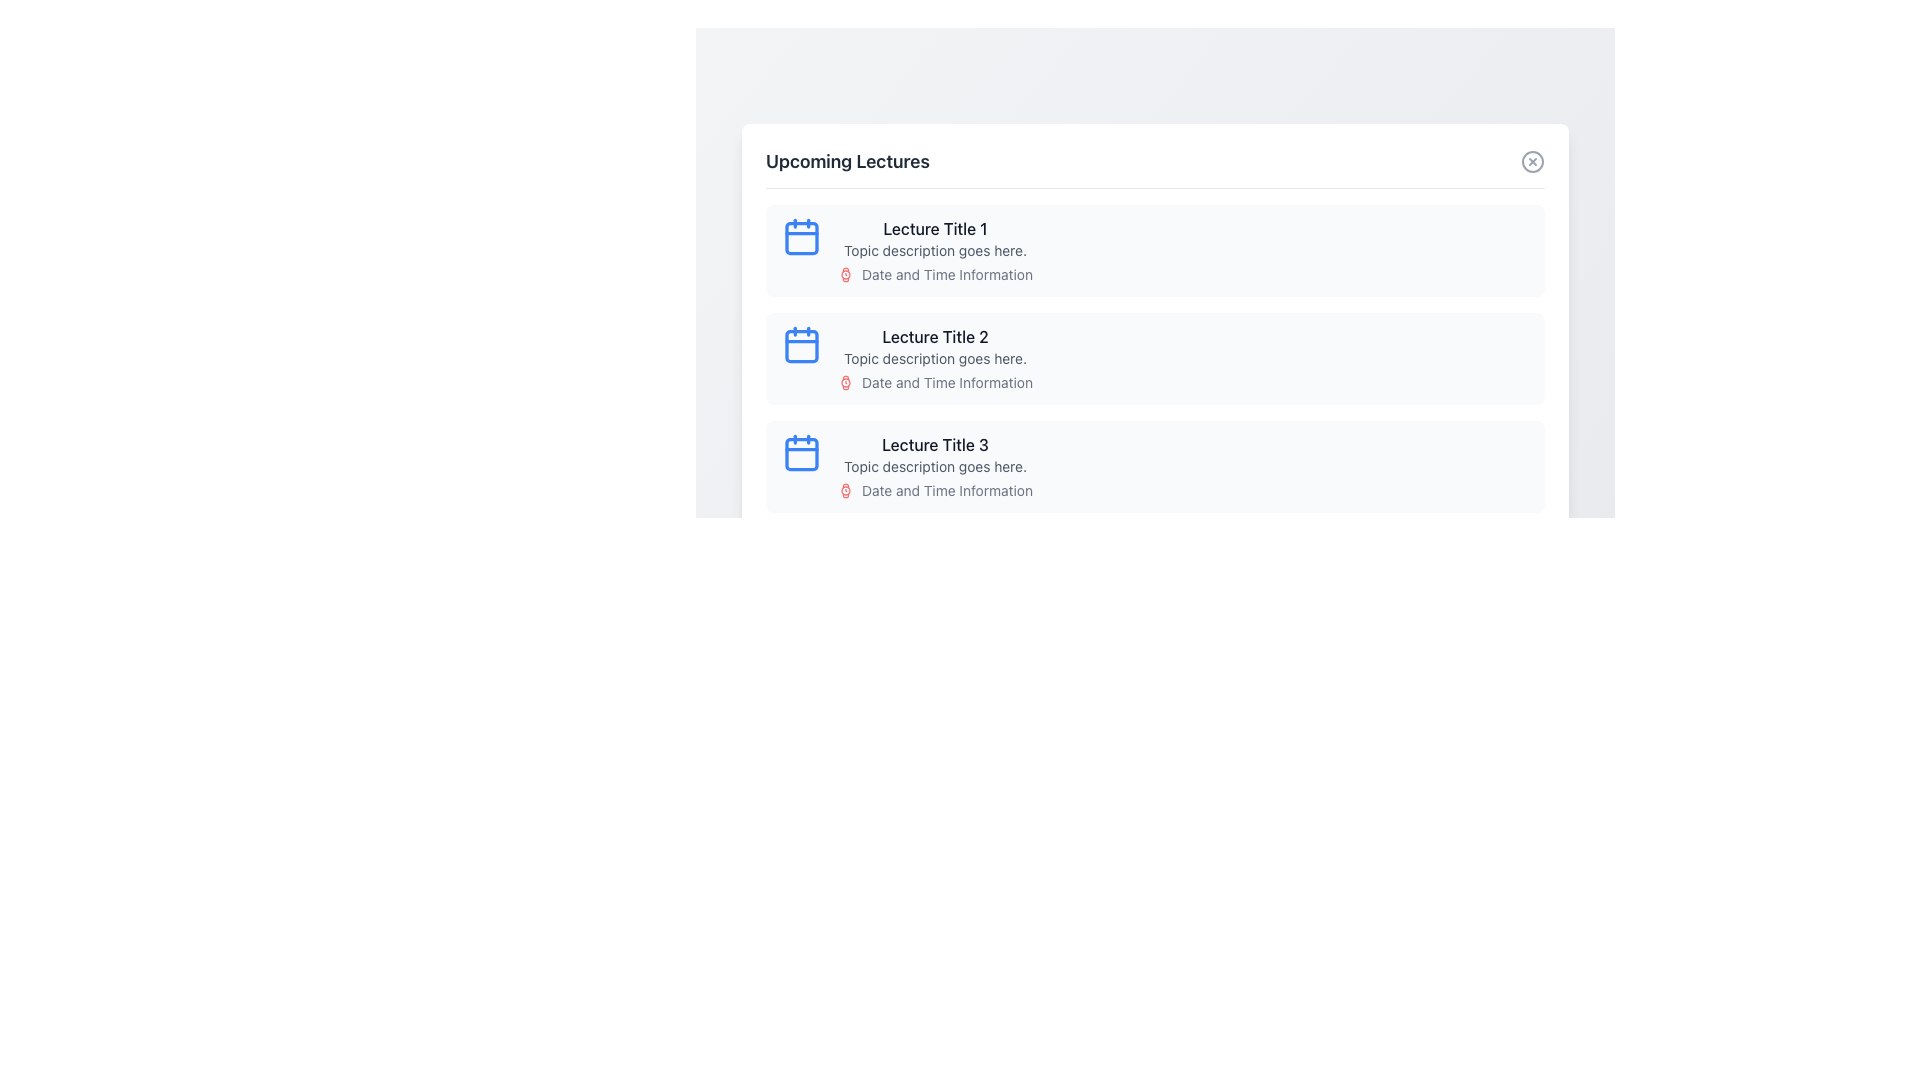 This screenshot has height=1080, width=1920. Describe the element at coordinates (845, 274) in the screenshot. I see `the icon that represents date and time information, which is the leftmost item in the group associated with the 'Date and Time Information' label for the first lecture item` at that location.